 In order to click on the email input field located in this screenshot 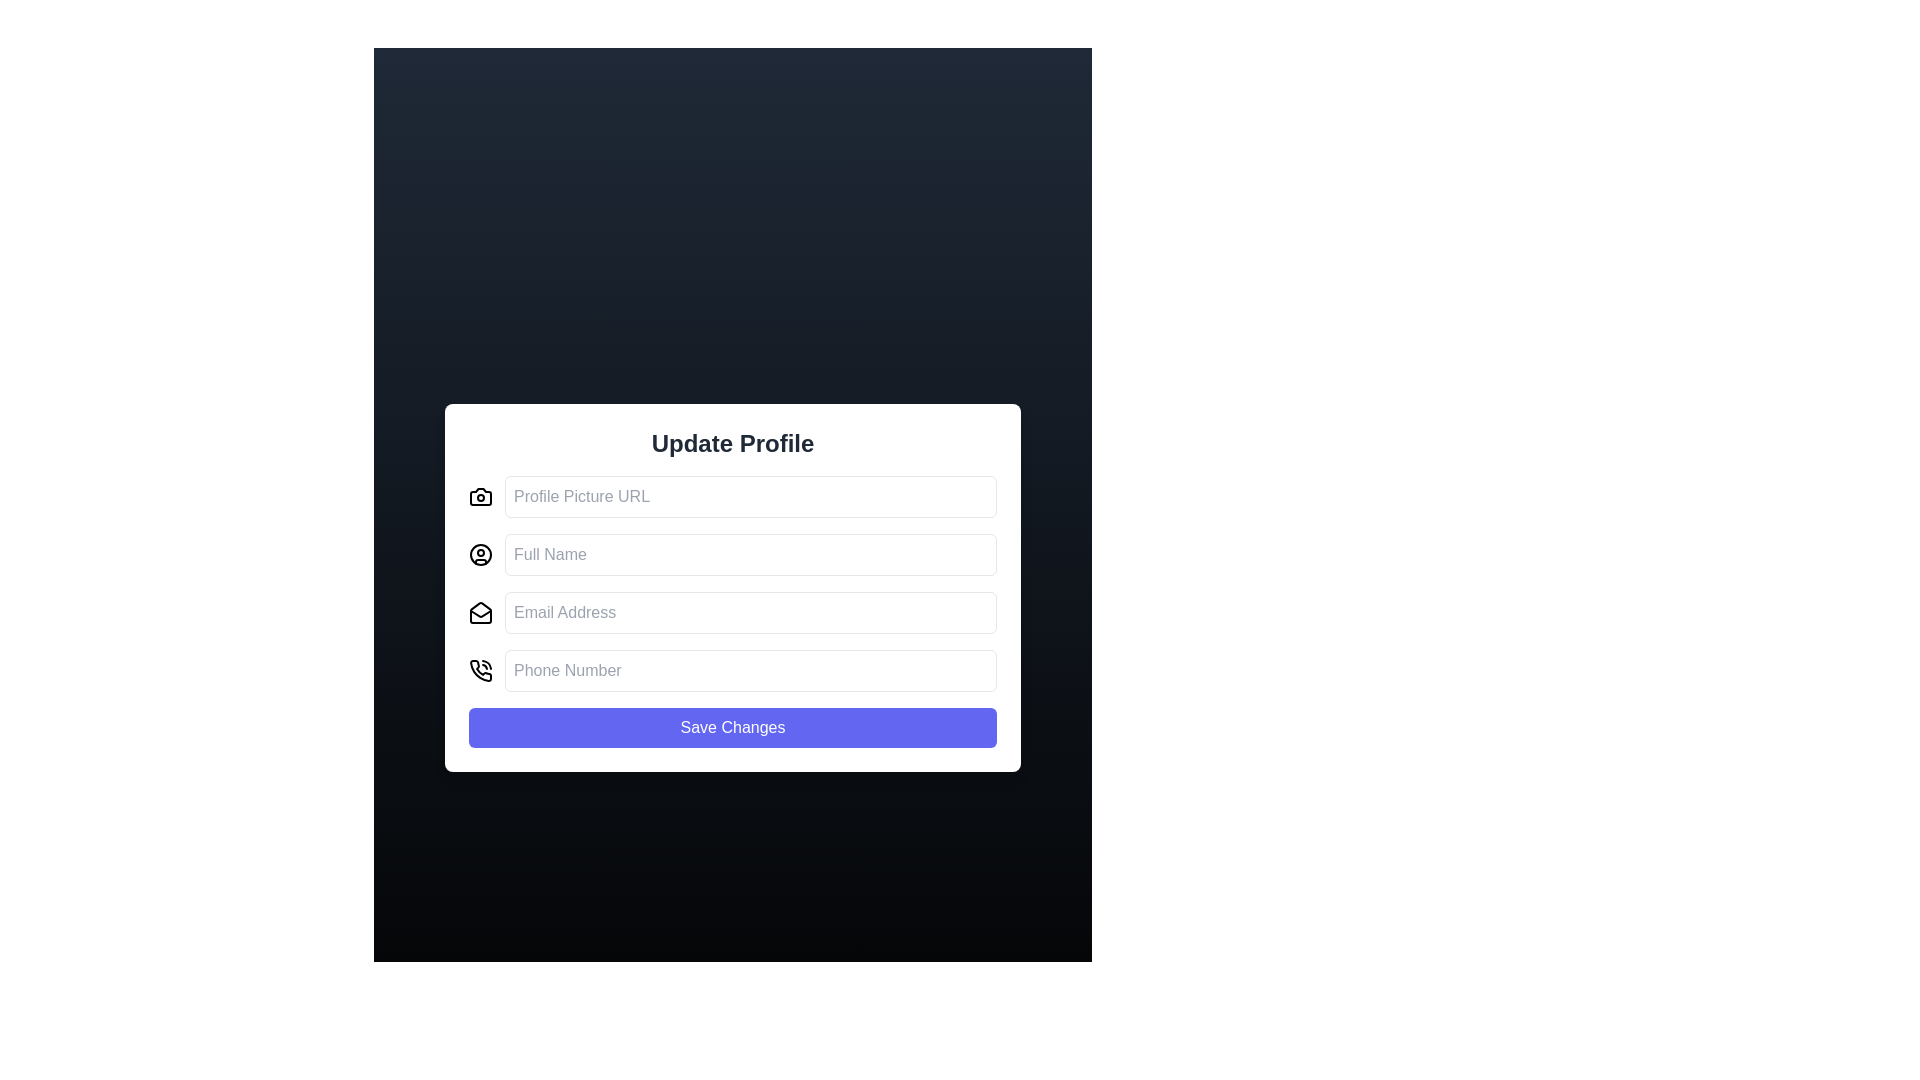, I will do `click(732, 612)`.